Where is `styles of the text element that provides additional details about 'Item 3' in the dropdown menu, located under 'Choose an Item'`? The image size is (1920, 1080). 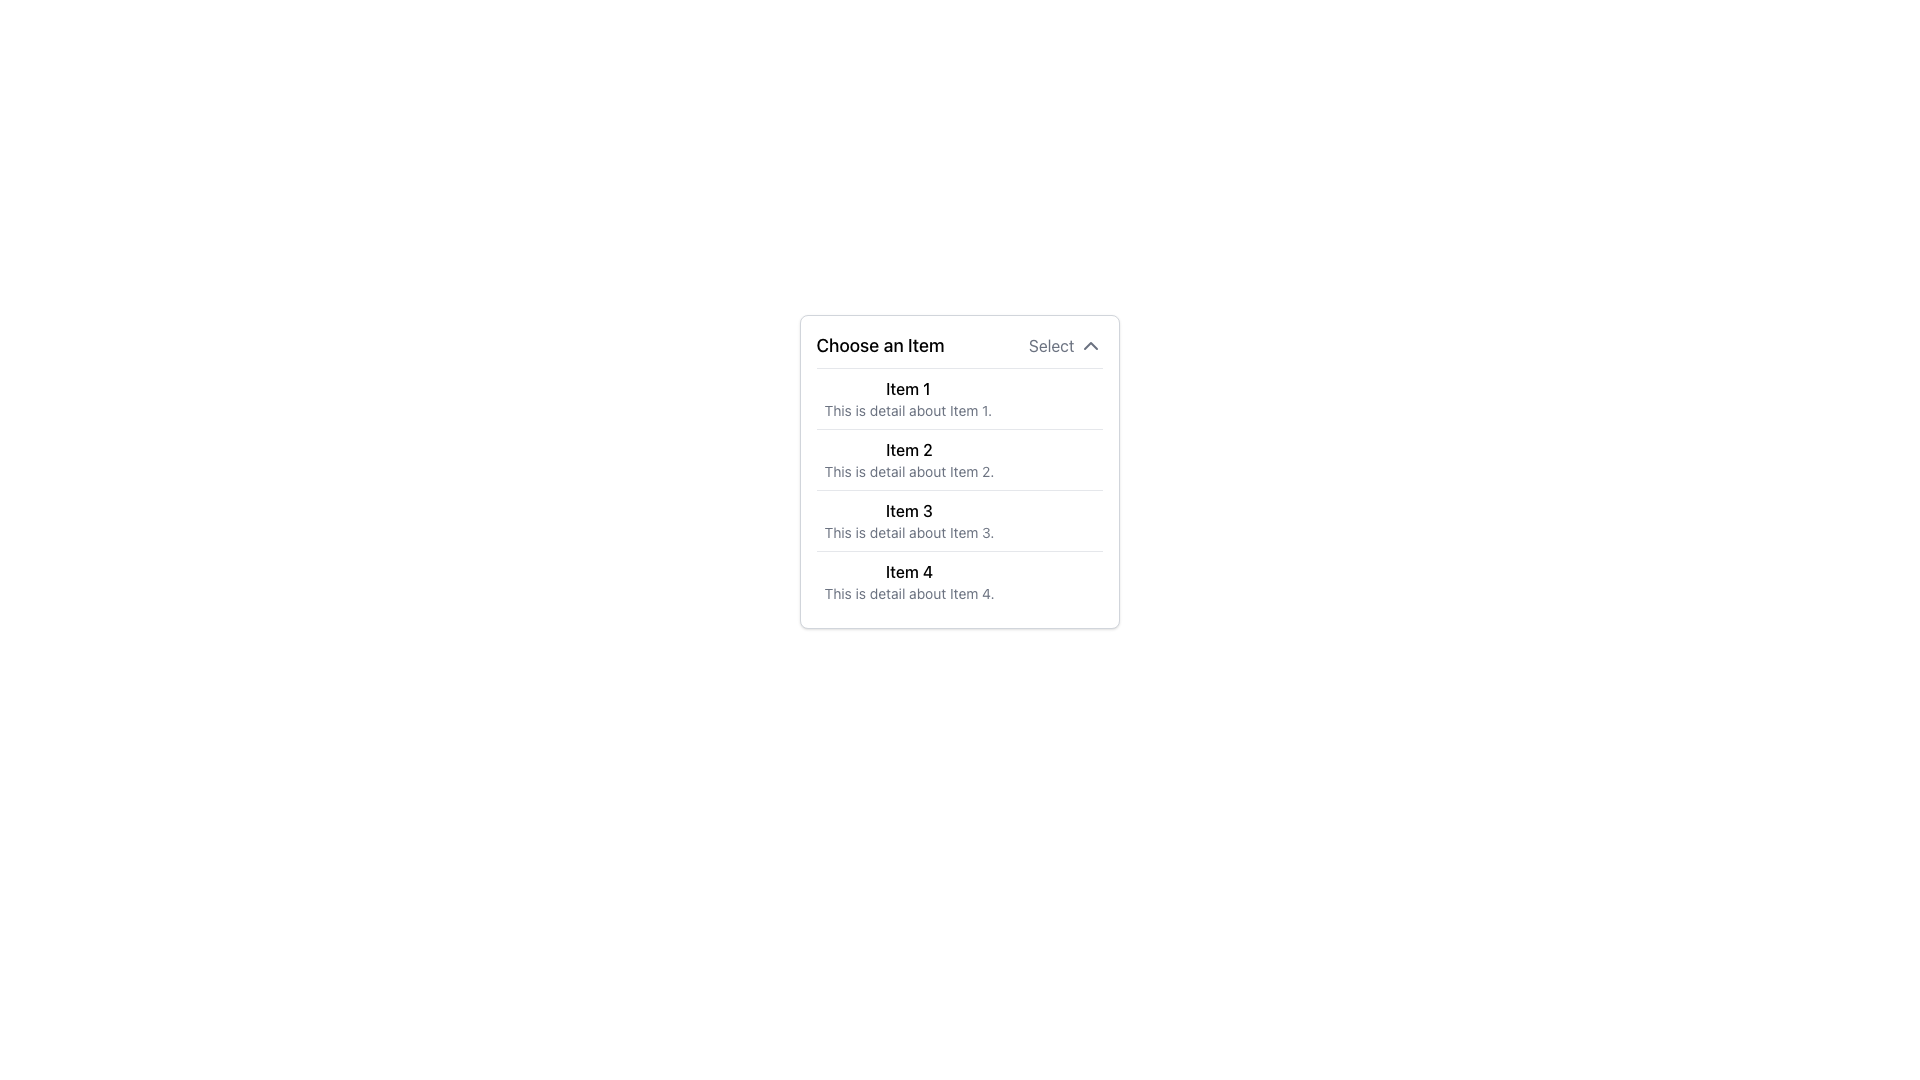 styles of the text element that provides additional details about 'Item 3' in the dropdown menu, located under 'Choose an Item' is located at coordinates (908, 531).